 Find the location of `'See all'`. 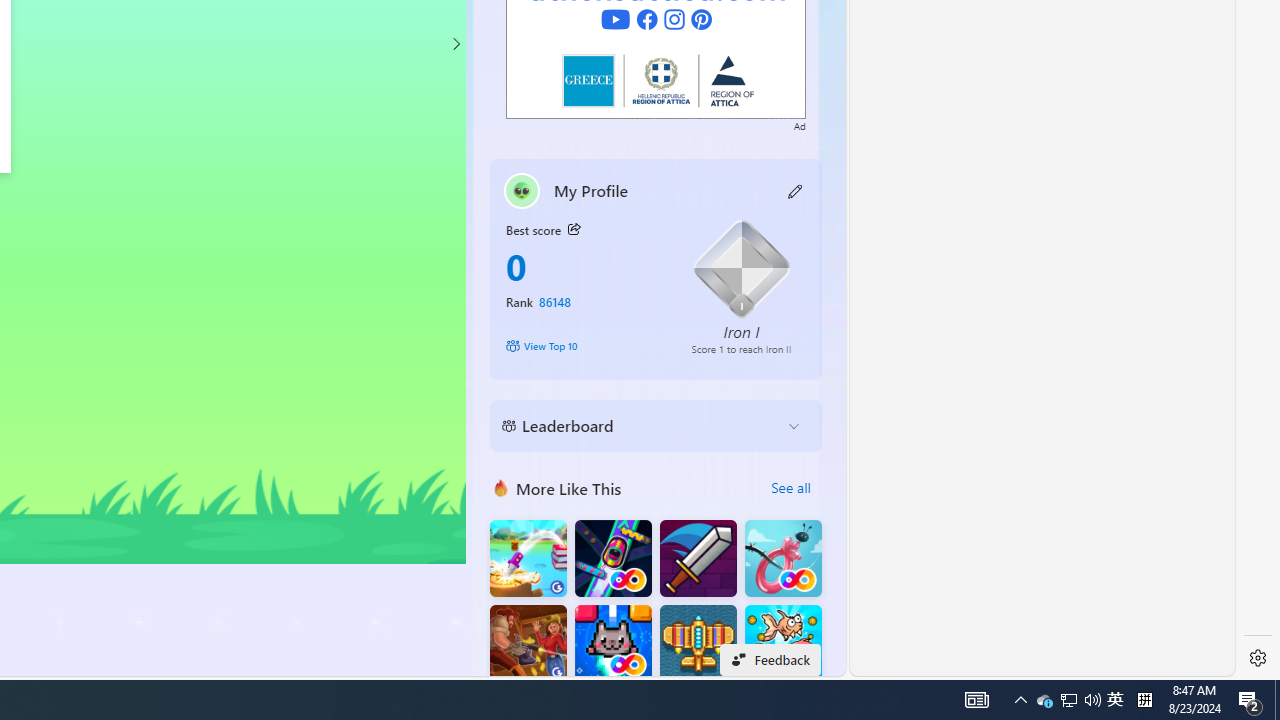

'See all' is located at coordinates (790, 488).